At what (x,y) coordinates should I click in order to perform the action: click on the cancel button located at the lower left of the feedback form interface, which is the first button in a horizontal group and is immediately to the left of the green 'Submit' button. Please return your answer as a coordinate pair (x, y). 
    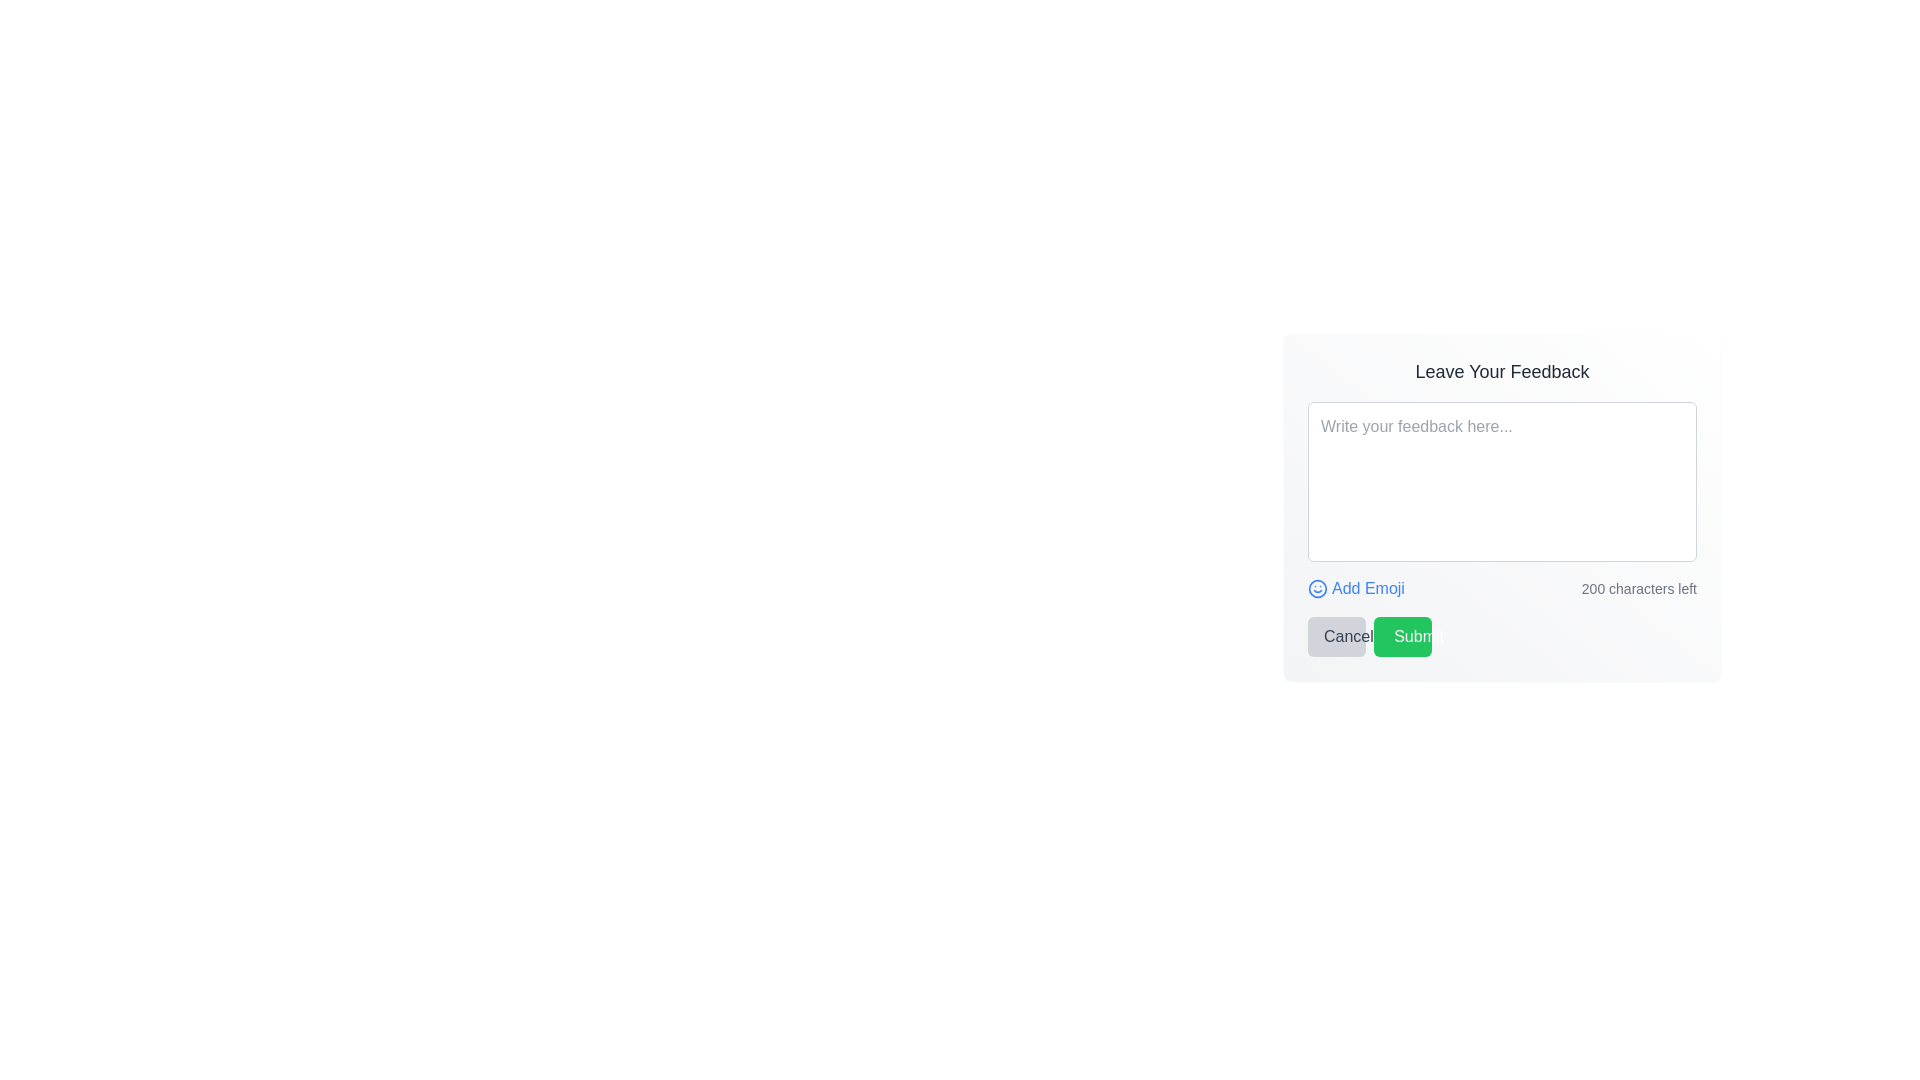
    Looking at the image, I should click on (1337, 636).